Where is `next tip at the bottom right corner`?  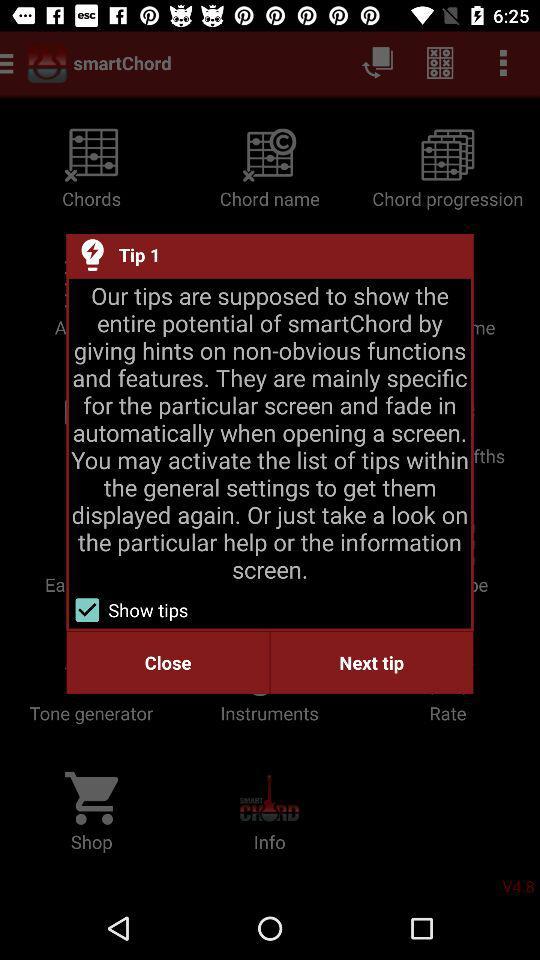 next tip at the bottom right corner is located at coordinates (370, 662).